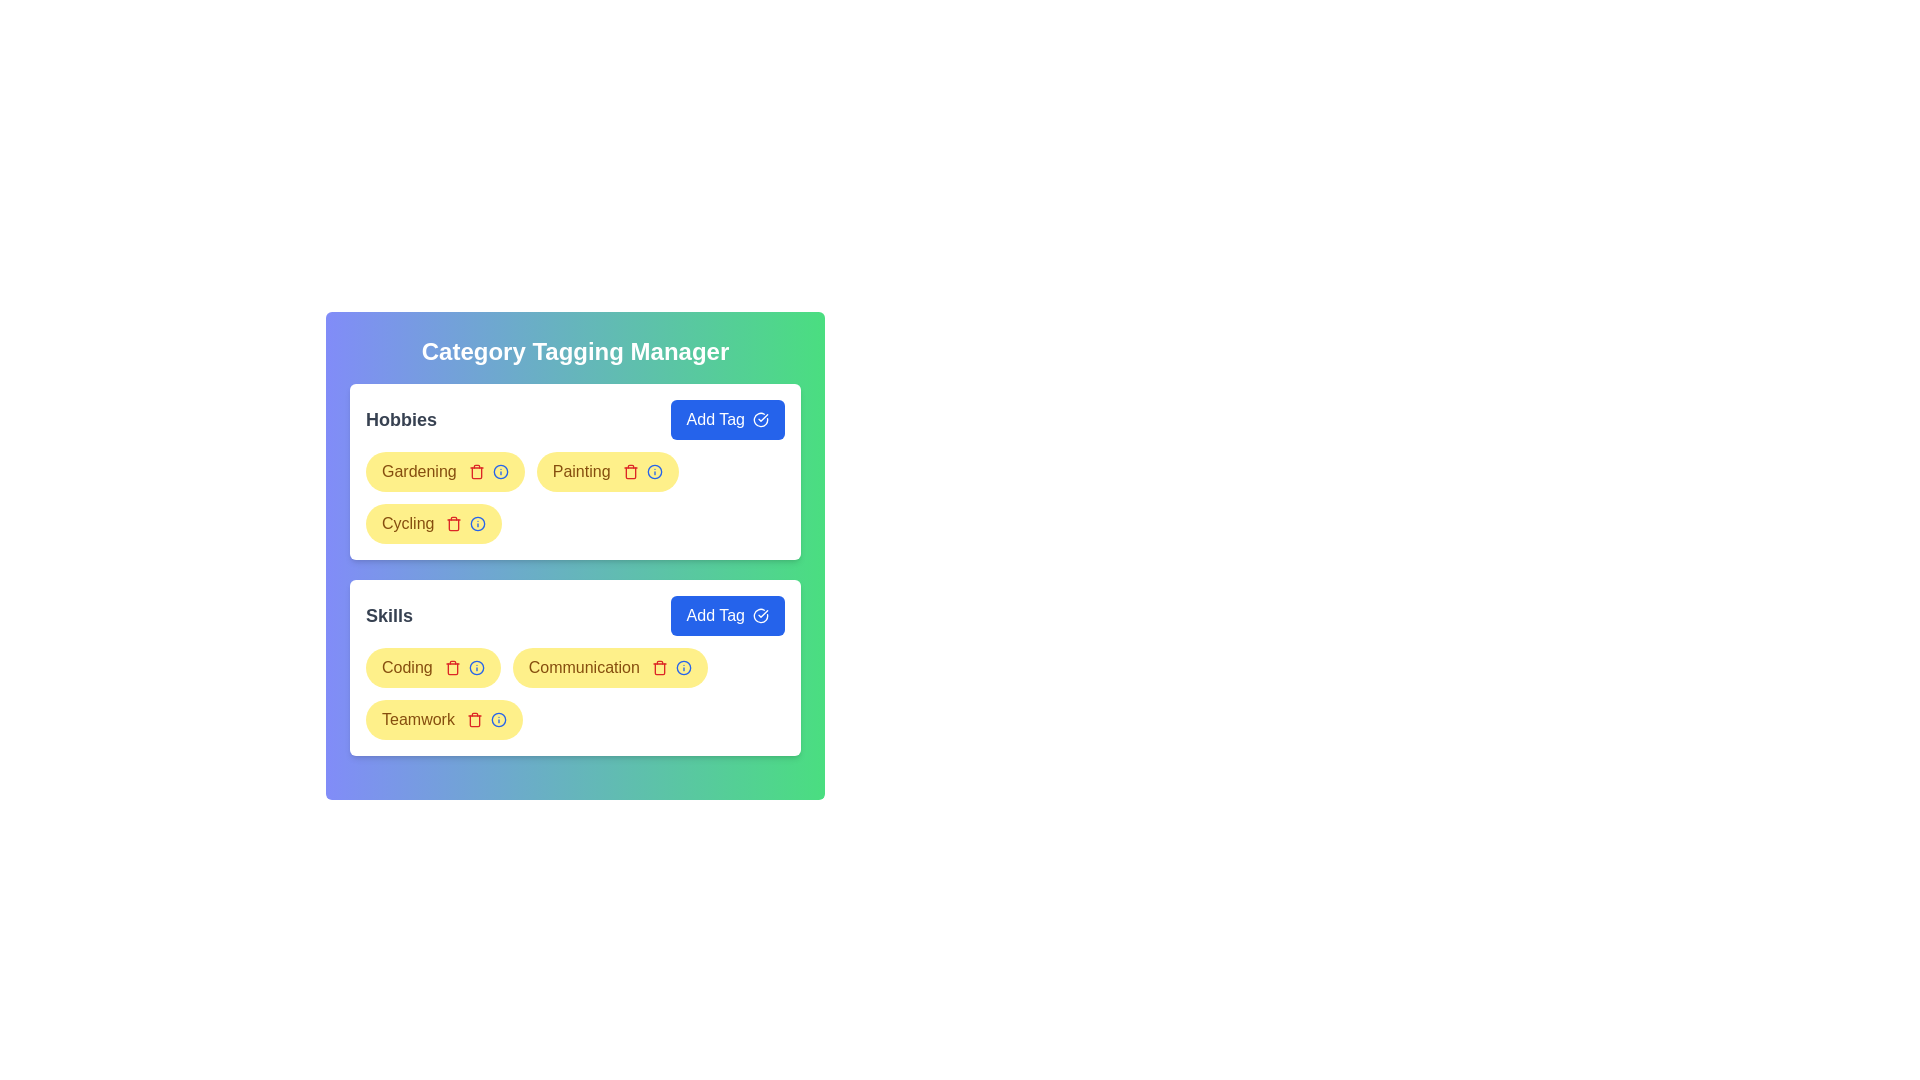 The image size is (1920, 1080). What do you see at coordinates (475, 667) in the screenshot?
I see `the clickable info icon styled in blue with an embedded information symbol located within the yellow badge labeled 'Coding'` at bounding box center [475, 667].